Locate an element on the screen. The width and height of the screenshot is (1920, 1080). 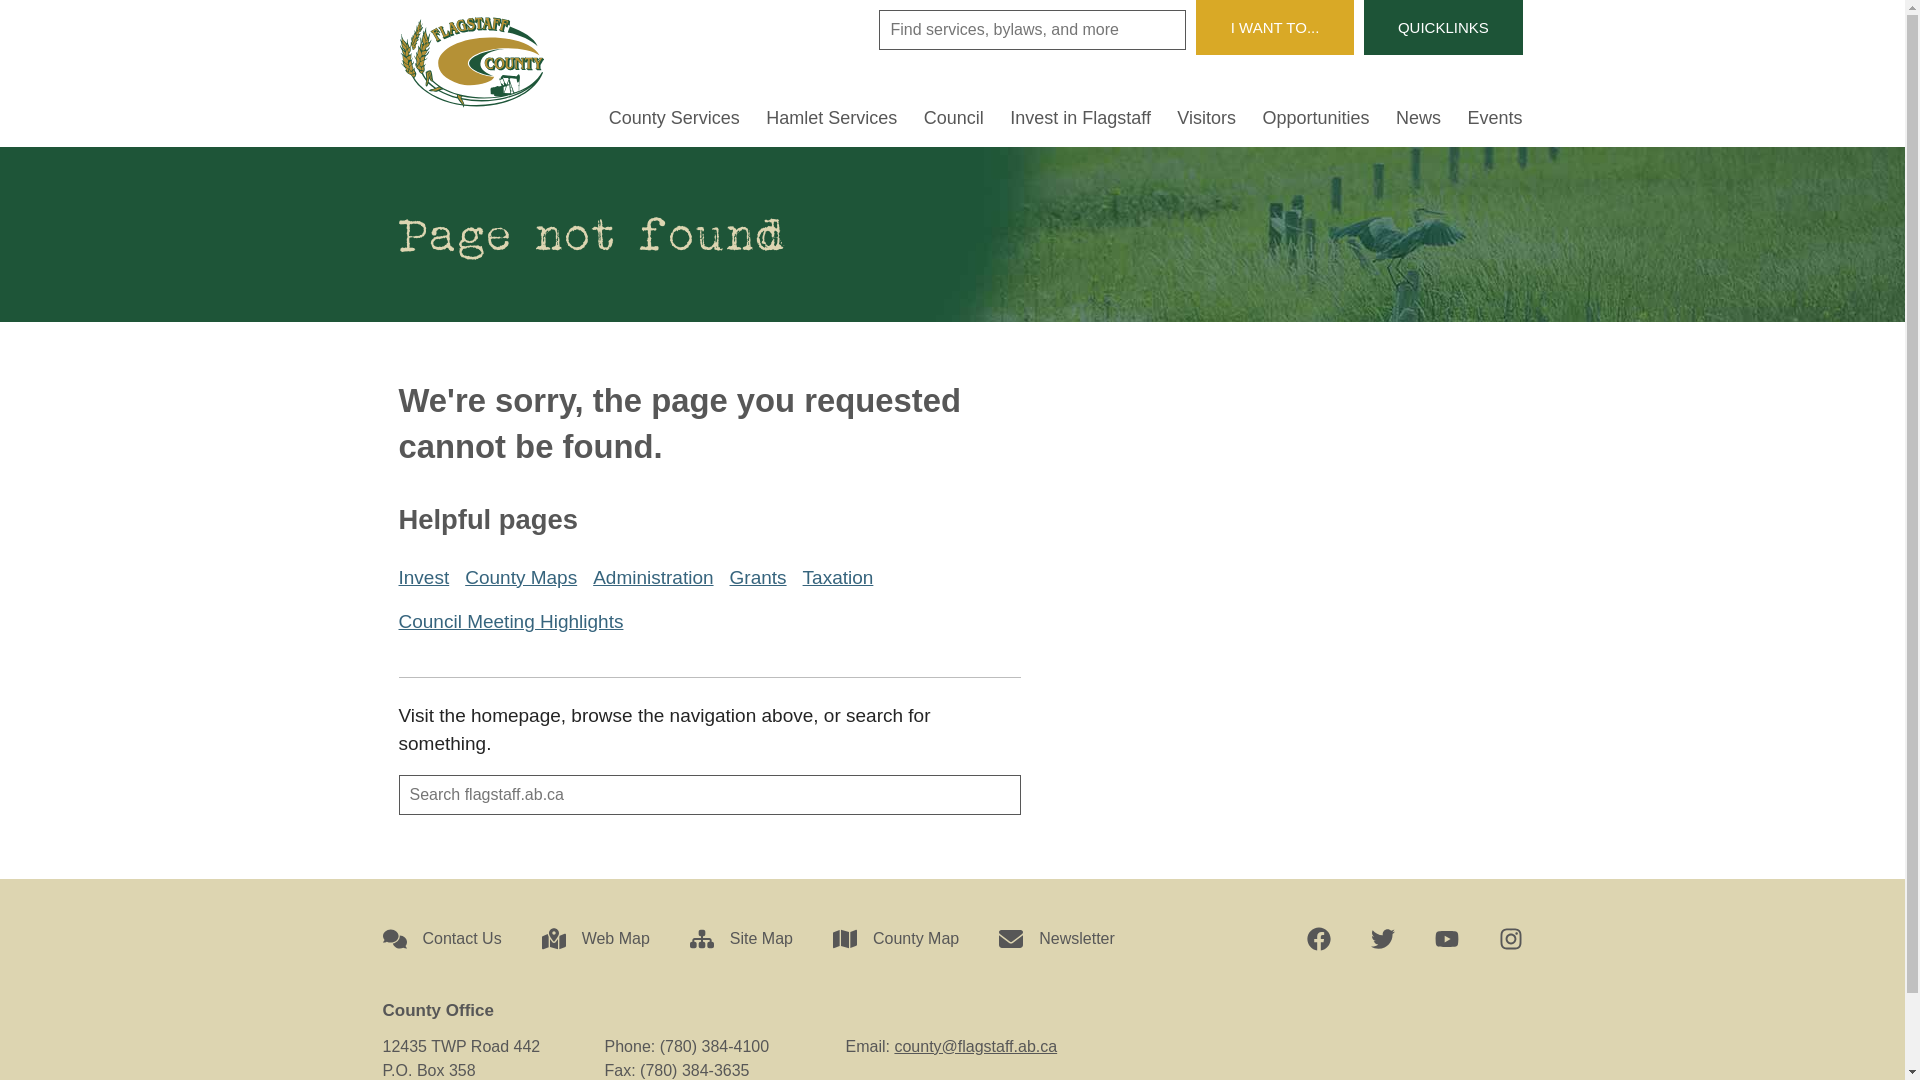
'County Services' is located at coordinates (674, 122).